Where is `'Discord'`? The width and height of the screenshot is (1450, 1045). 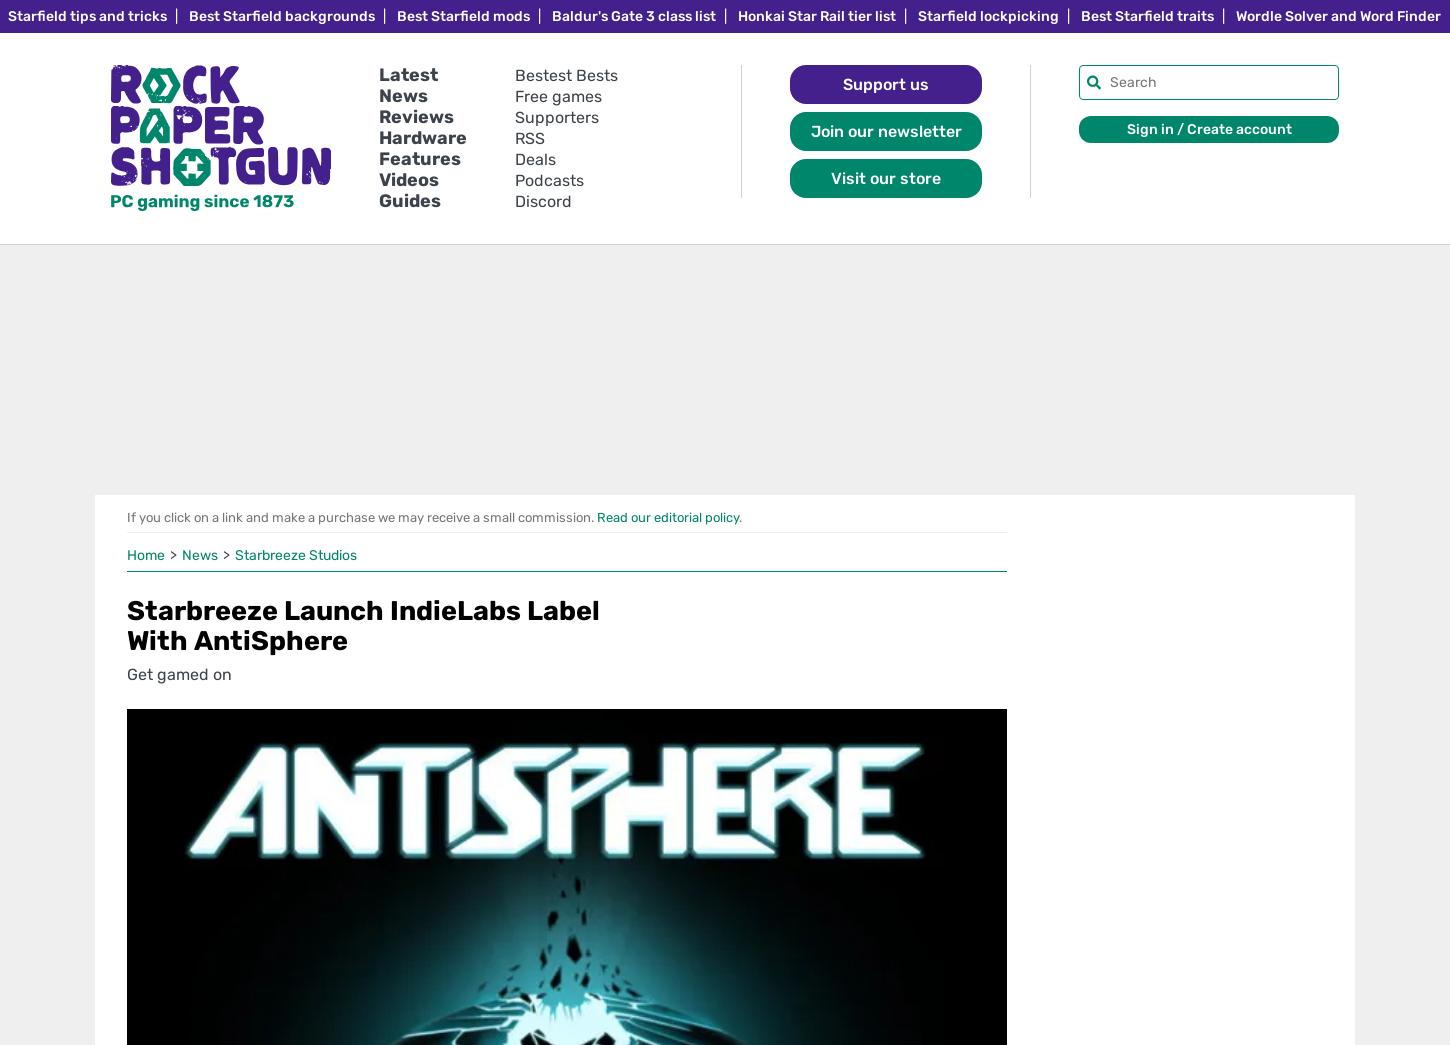 'Discord' is located at coordinates (543, 201).